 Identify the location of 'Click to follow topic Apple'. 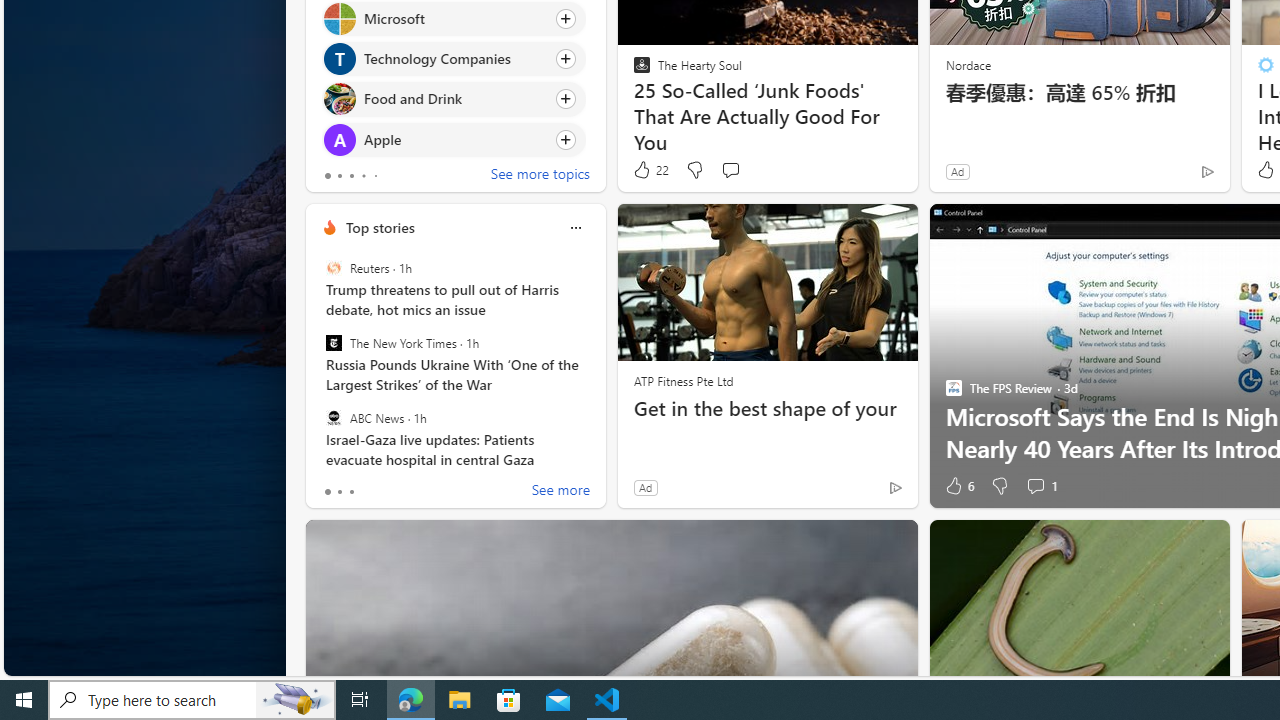
(452, 138).